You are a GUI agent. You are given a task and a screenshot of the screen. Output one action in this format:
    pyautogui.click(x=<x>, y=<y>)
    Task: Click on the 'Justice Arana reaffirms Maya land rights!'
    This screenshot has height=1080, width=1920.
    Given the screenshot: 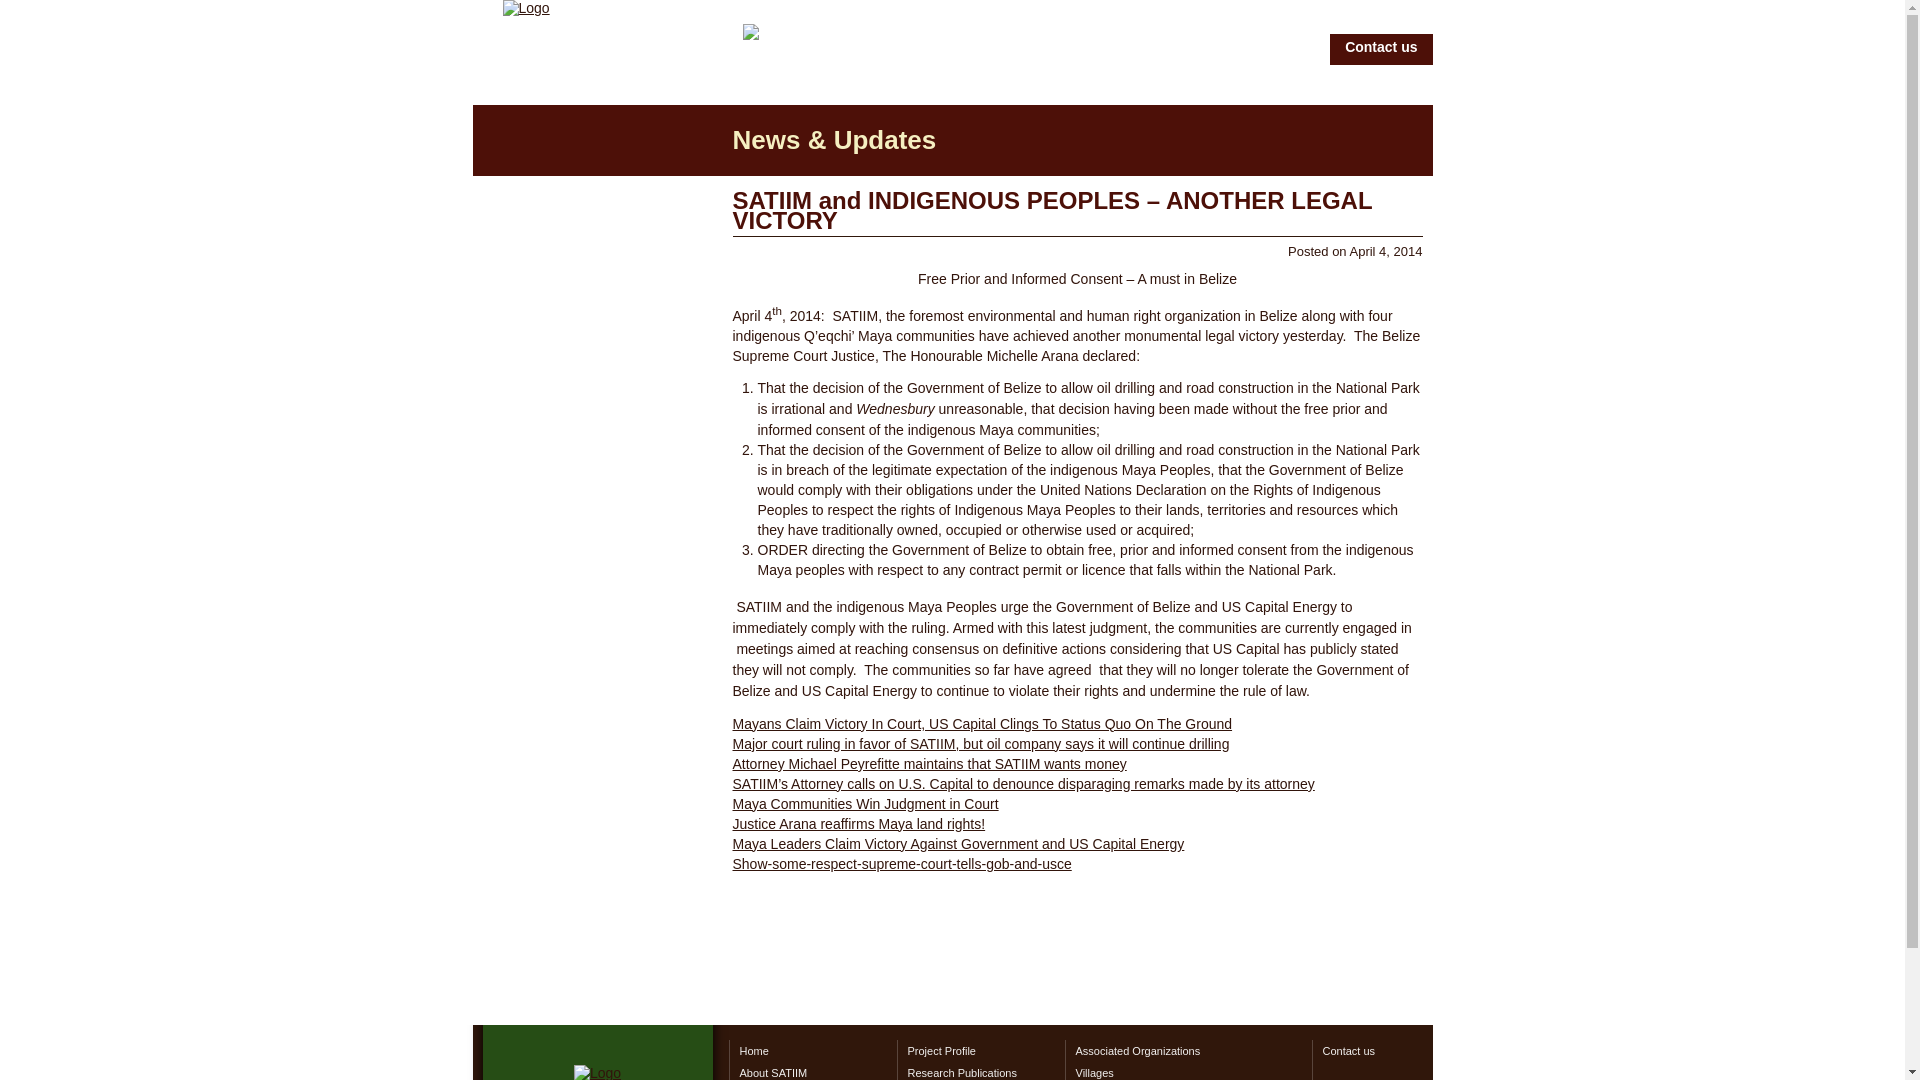 What is the action you would take?
    pyautogui.click(x=858, y=824)
    